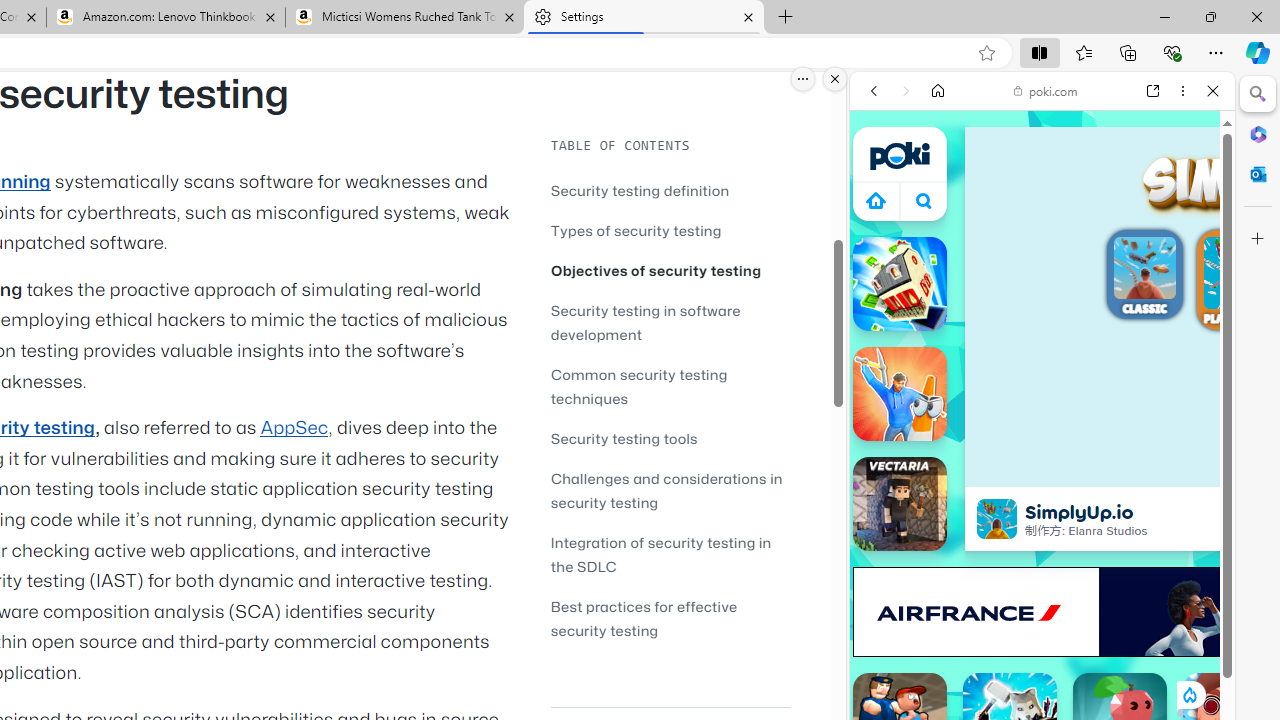 This screenshot has height=720, width=1280. I want to click on 'Car Games', so click(1041, 469).